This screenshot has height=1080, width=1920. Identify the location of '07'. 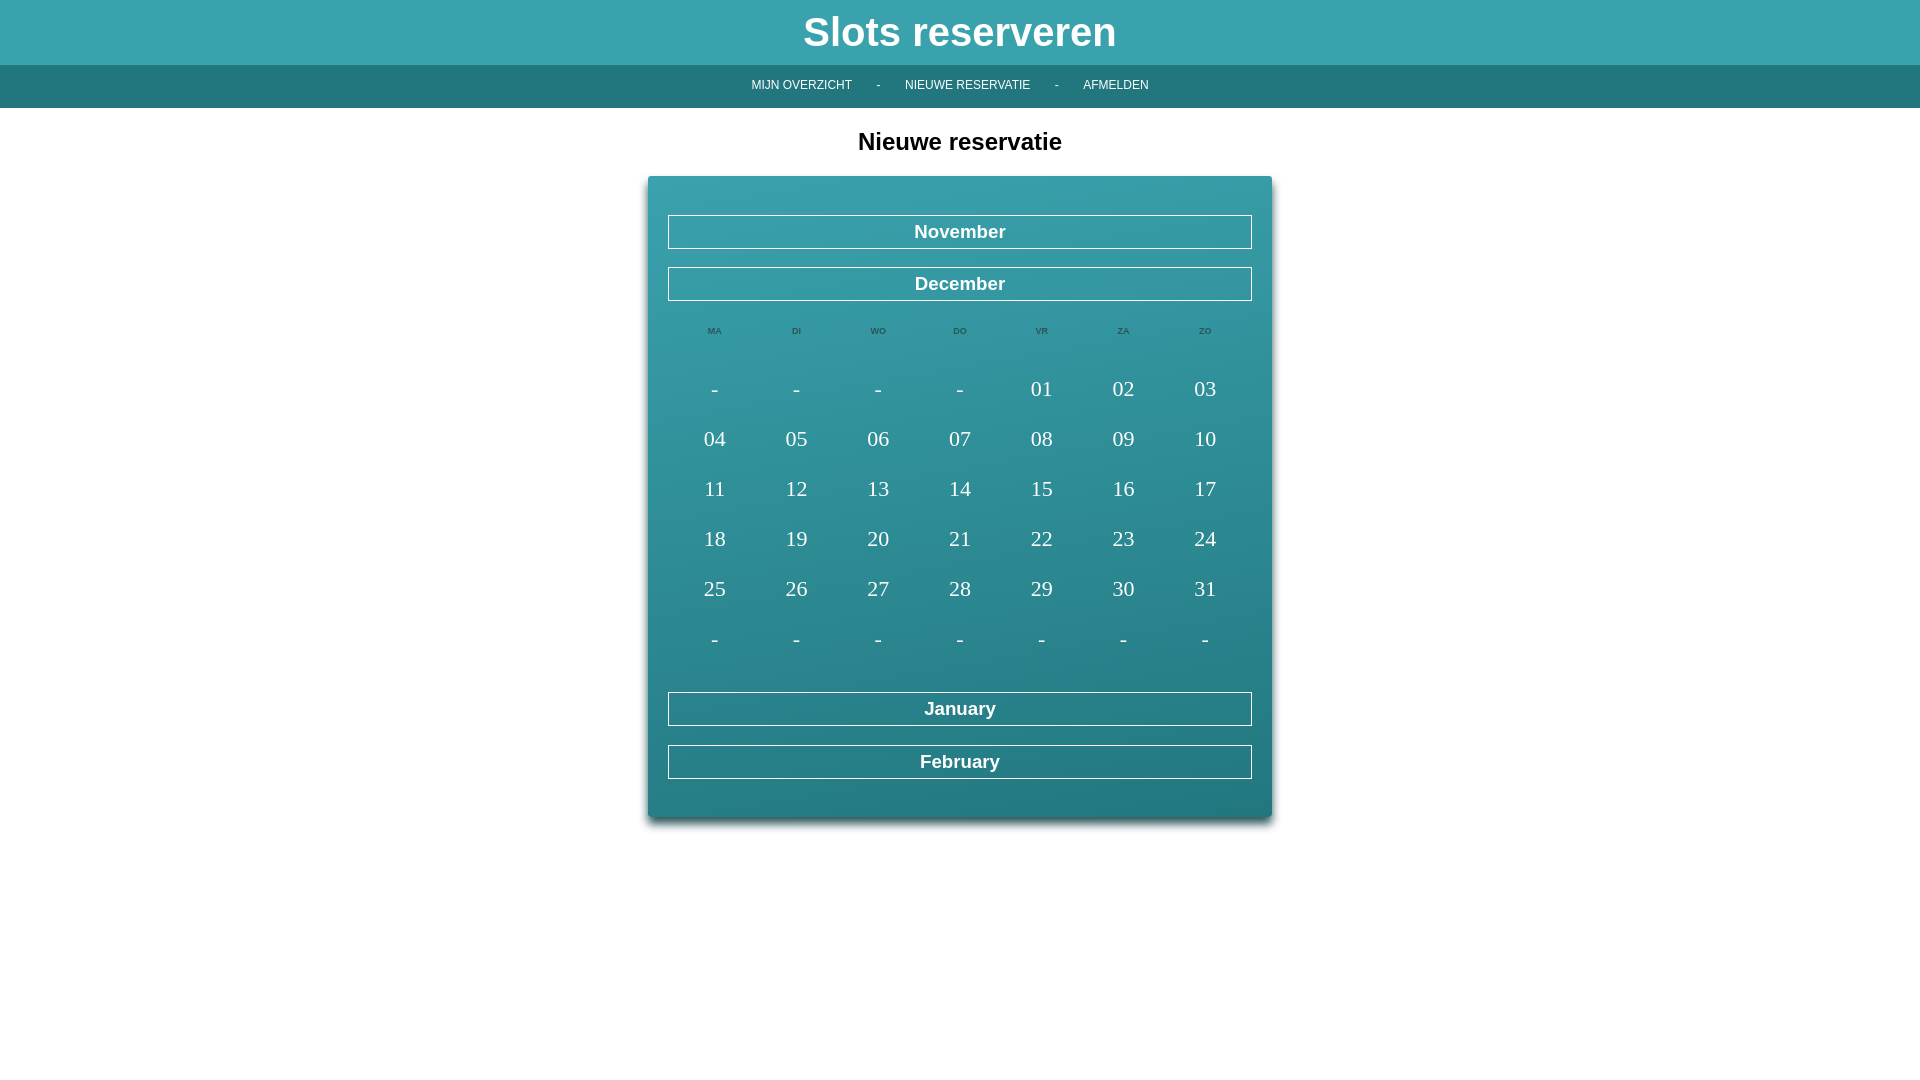
(960, 439).